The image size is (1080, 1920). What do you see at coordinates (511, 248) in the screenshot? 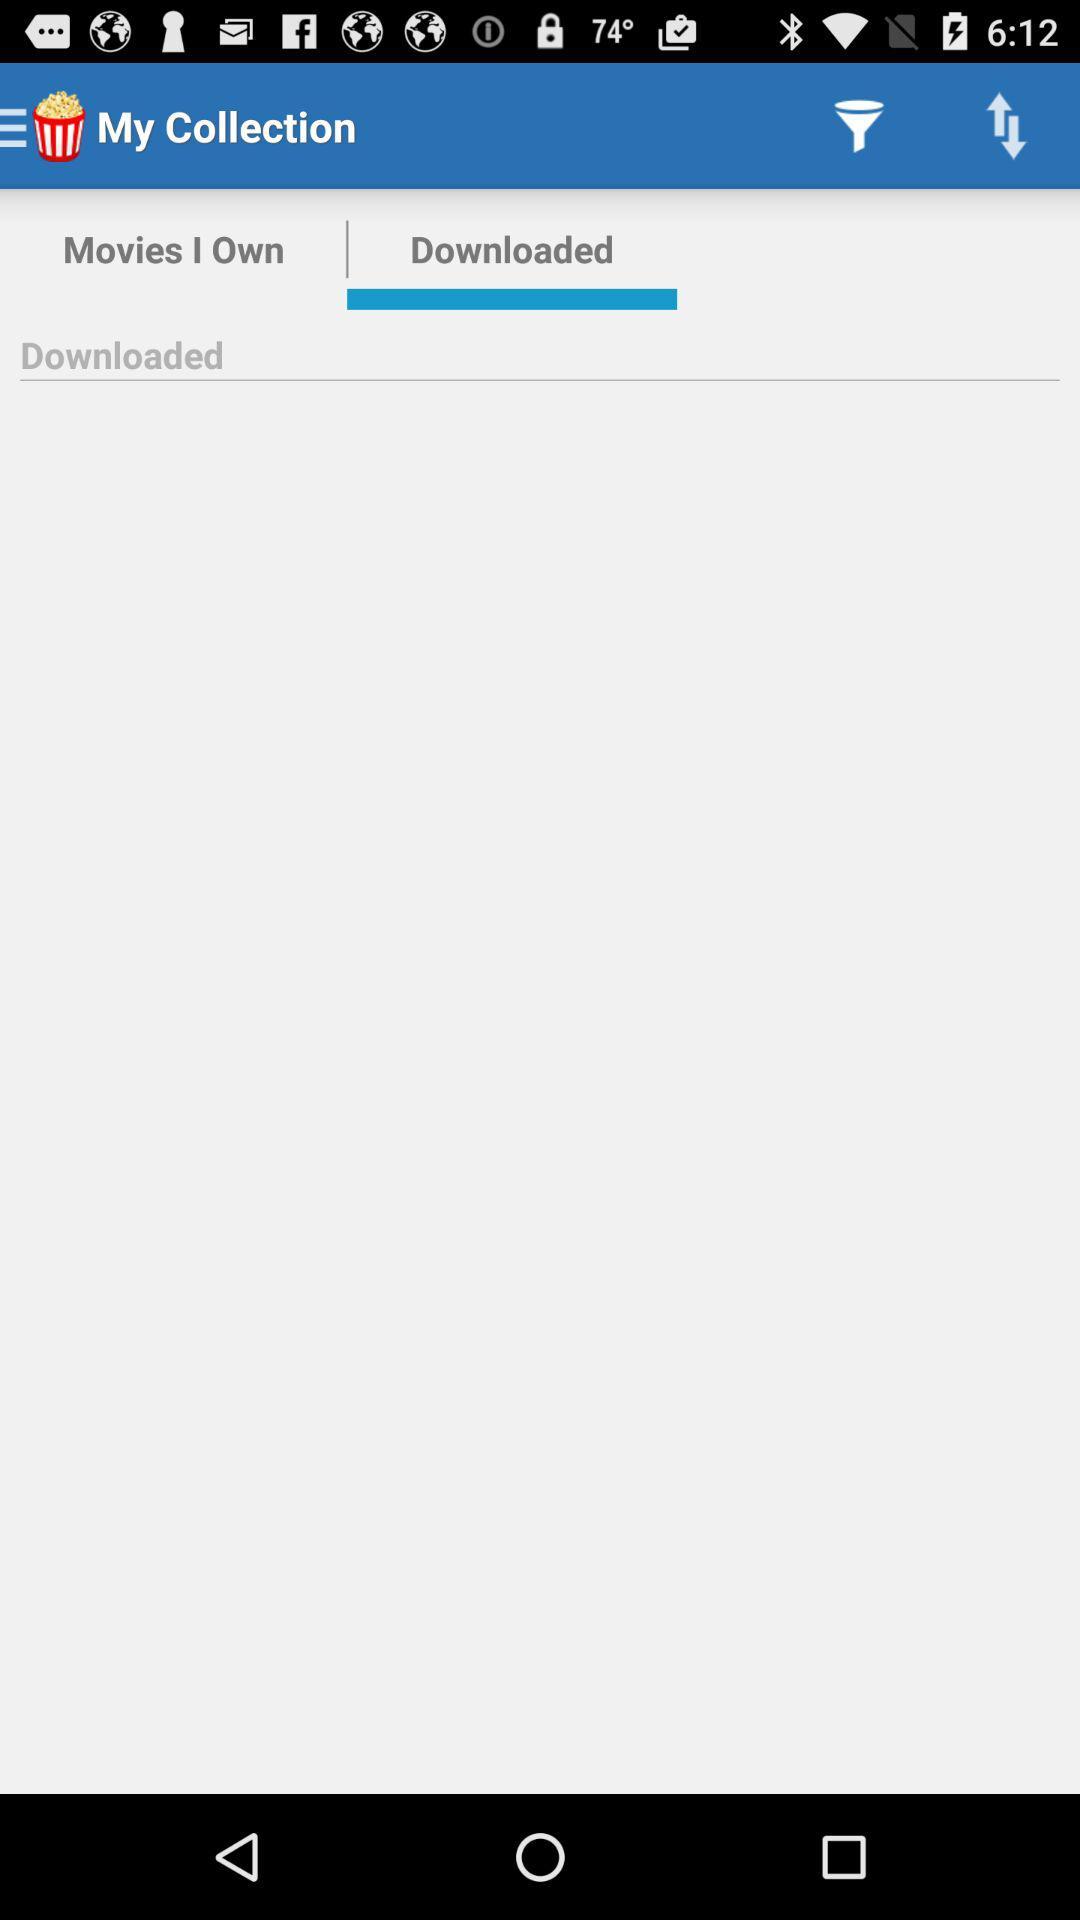
I see `downloaded icon` at bounding box center [511, 248].